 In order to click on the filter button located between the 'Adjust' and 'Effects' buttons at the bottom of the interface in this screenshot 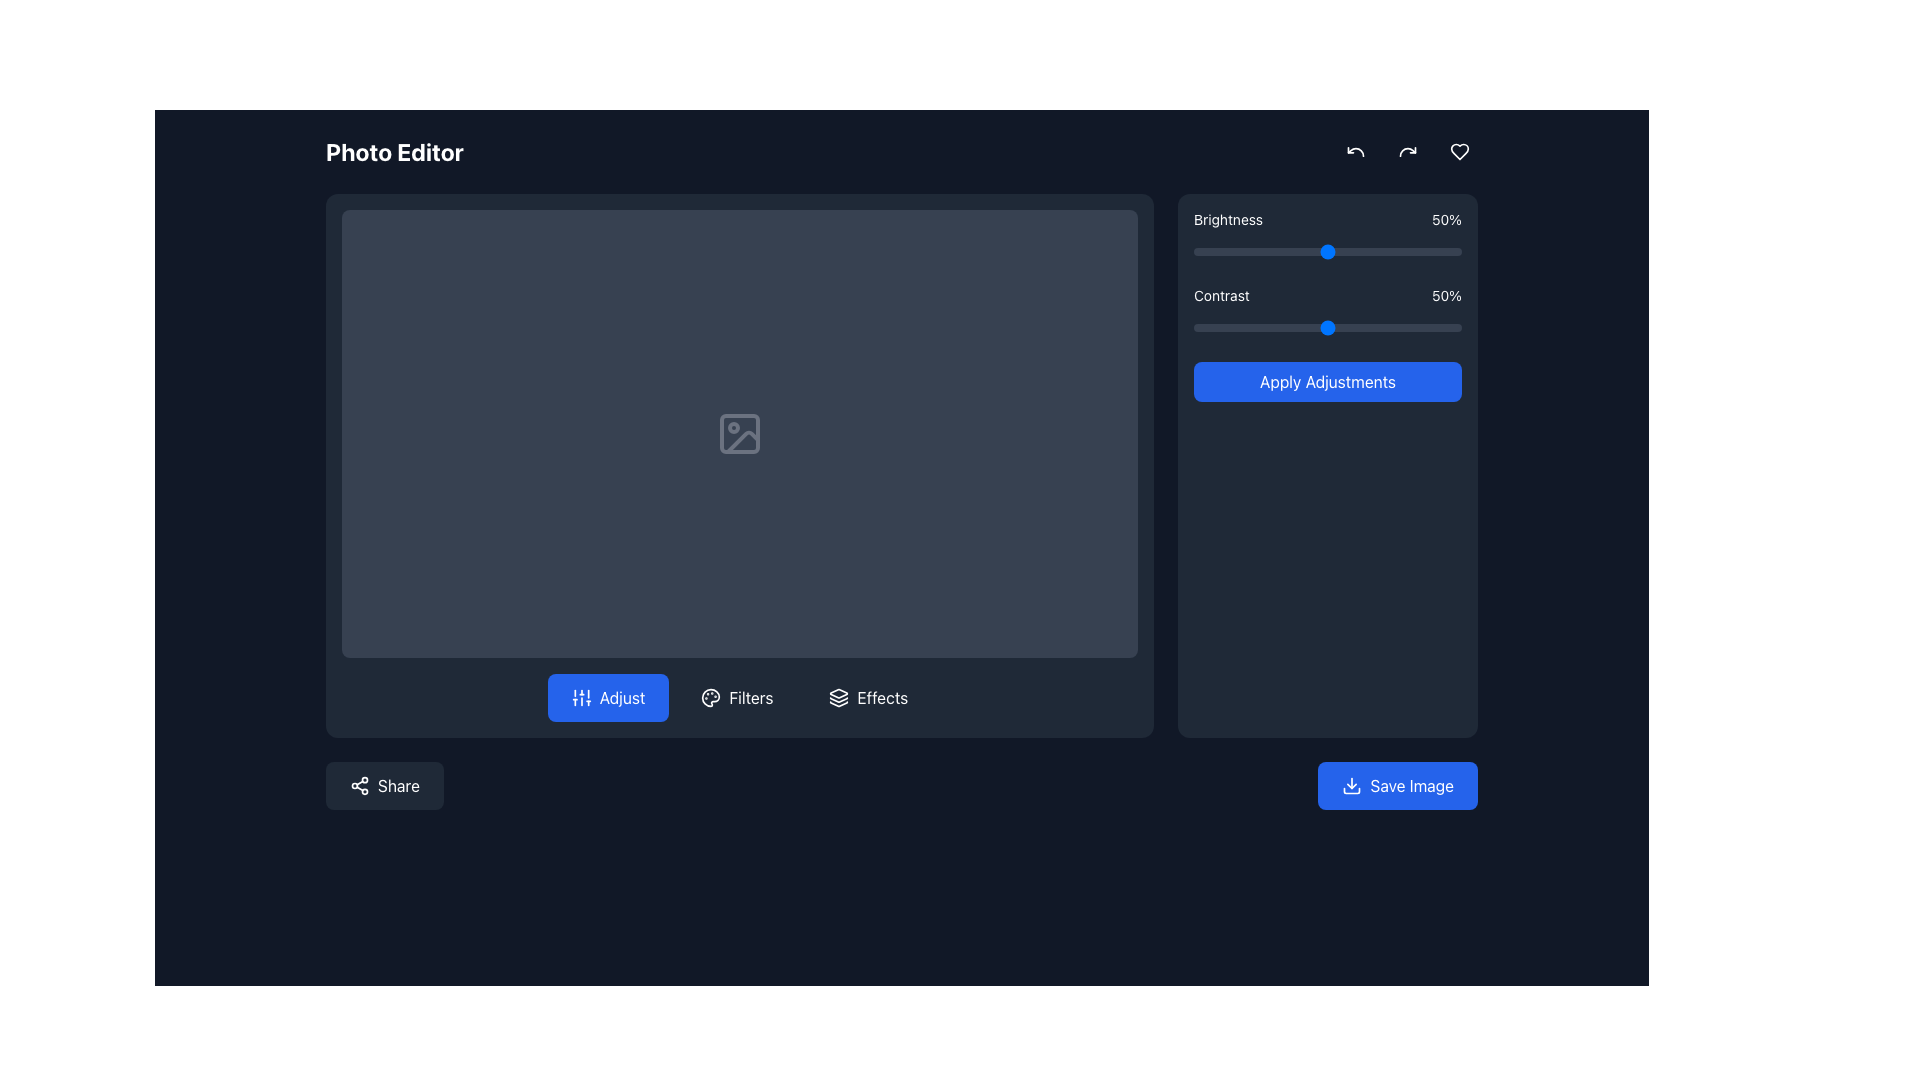, I will do `click(736, 696)`.